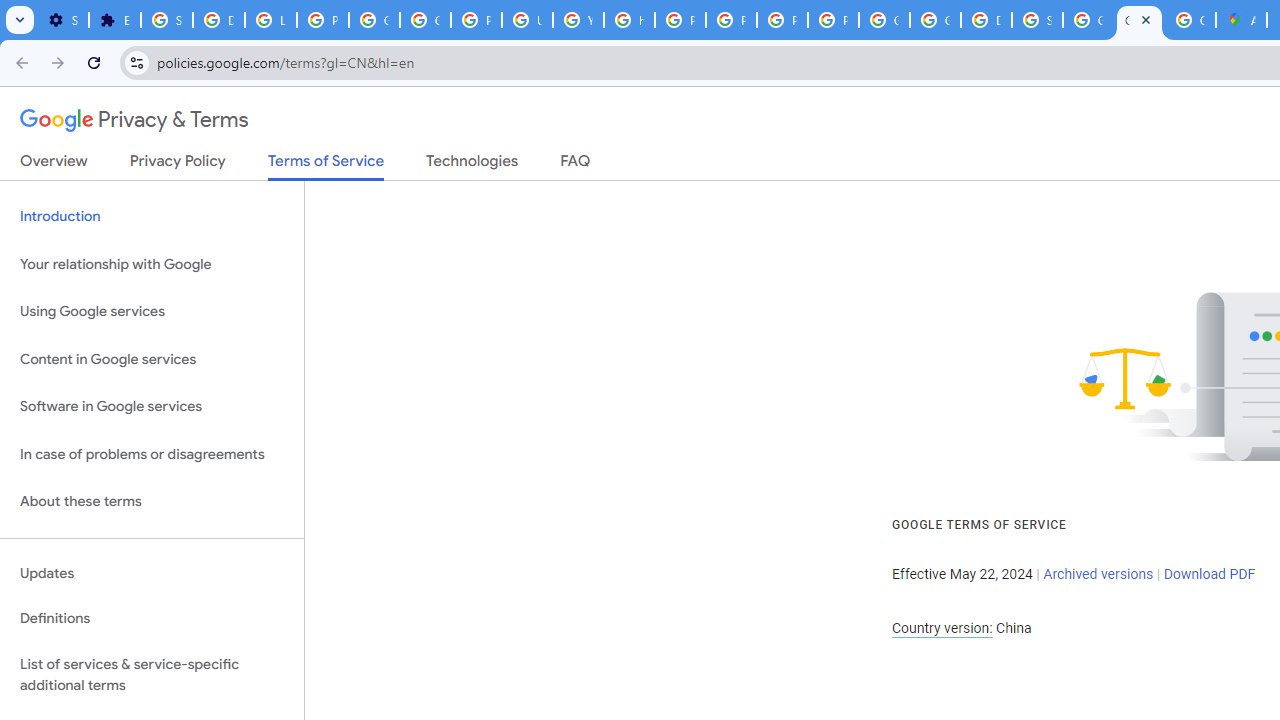 The width and height of the screenshot is (1280, 720). Describe the element at coordinates (151, 312) in the screenshot. I see `'Using Google services'` at that location.